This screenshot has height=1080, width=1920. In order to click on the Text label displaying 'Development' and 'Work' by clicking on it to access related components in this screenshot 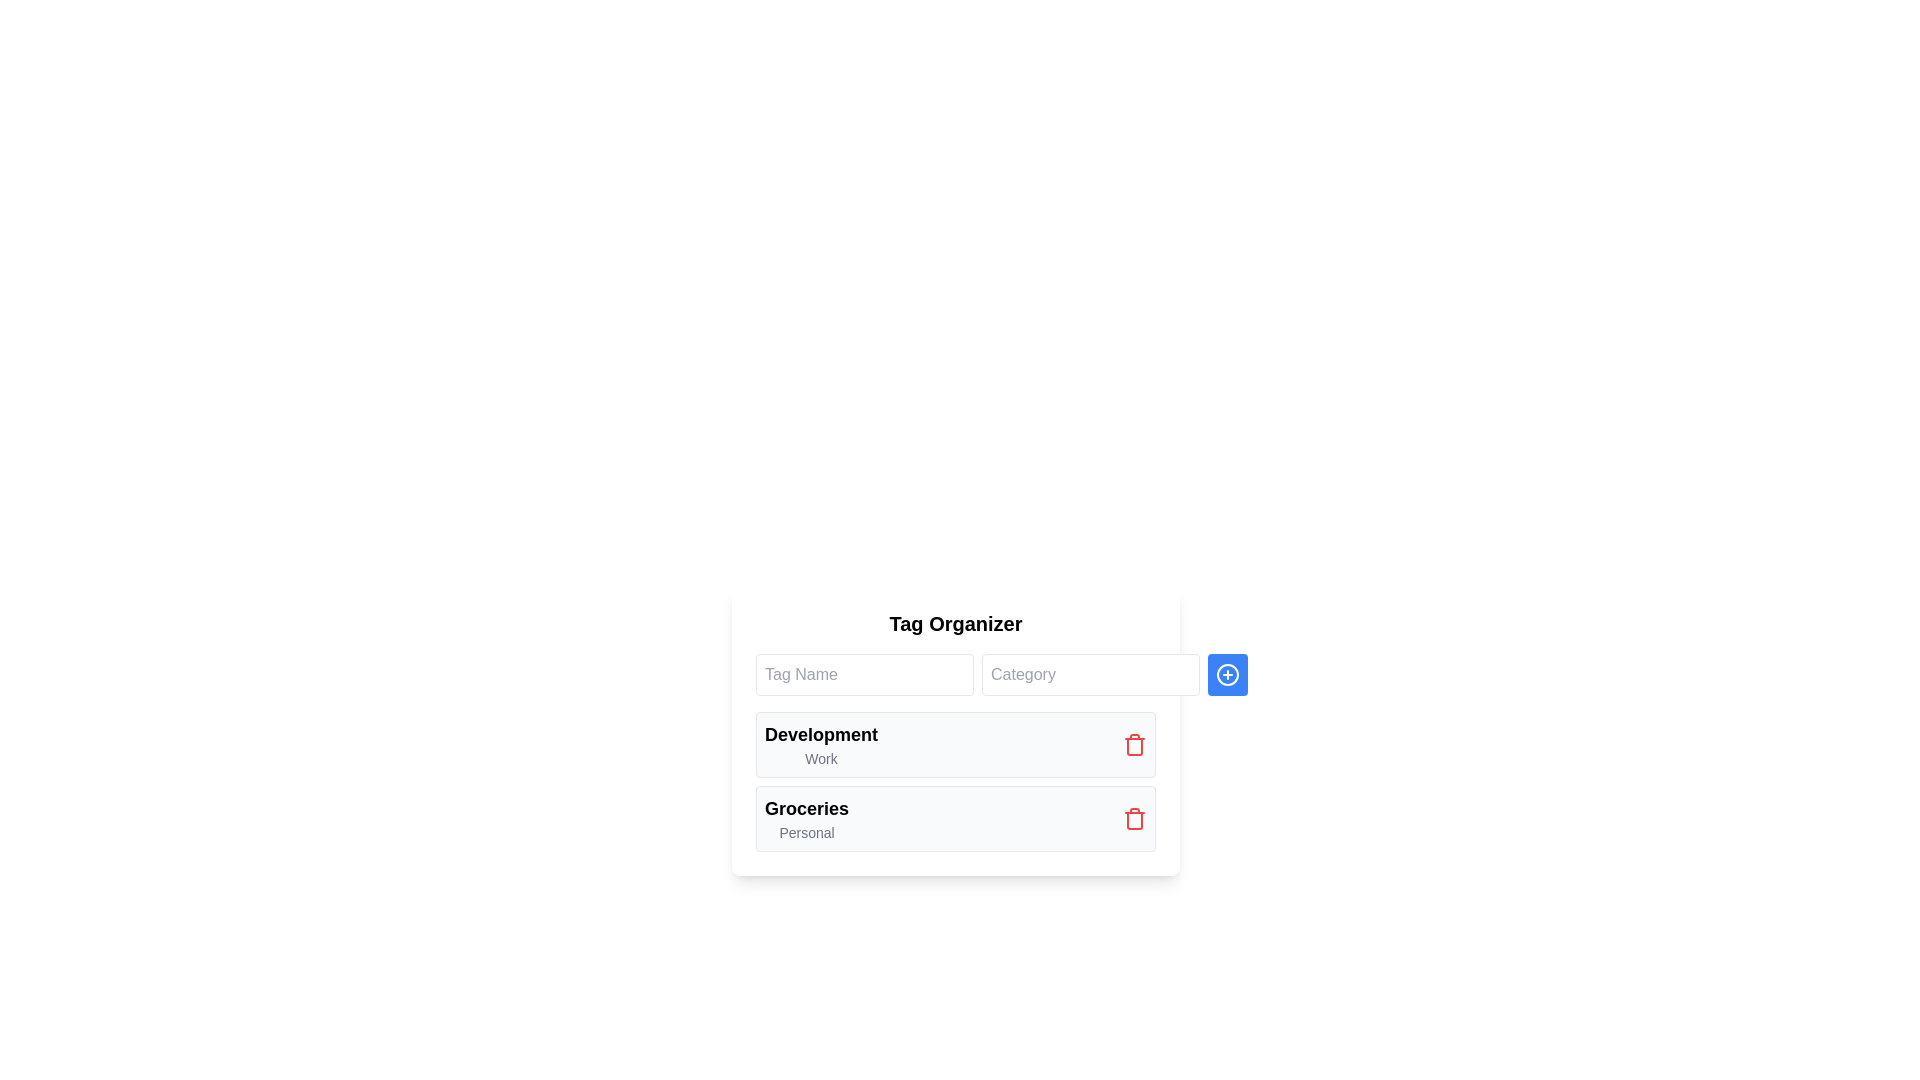, I will do `click(821, 744)`.